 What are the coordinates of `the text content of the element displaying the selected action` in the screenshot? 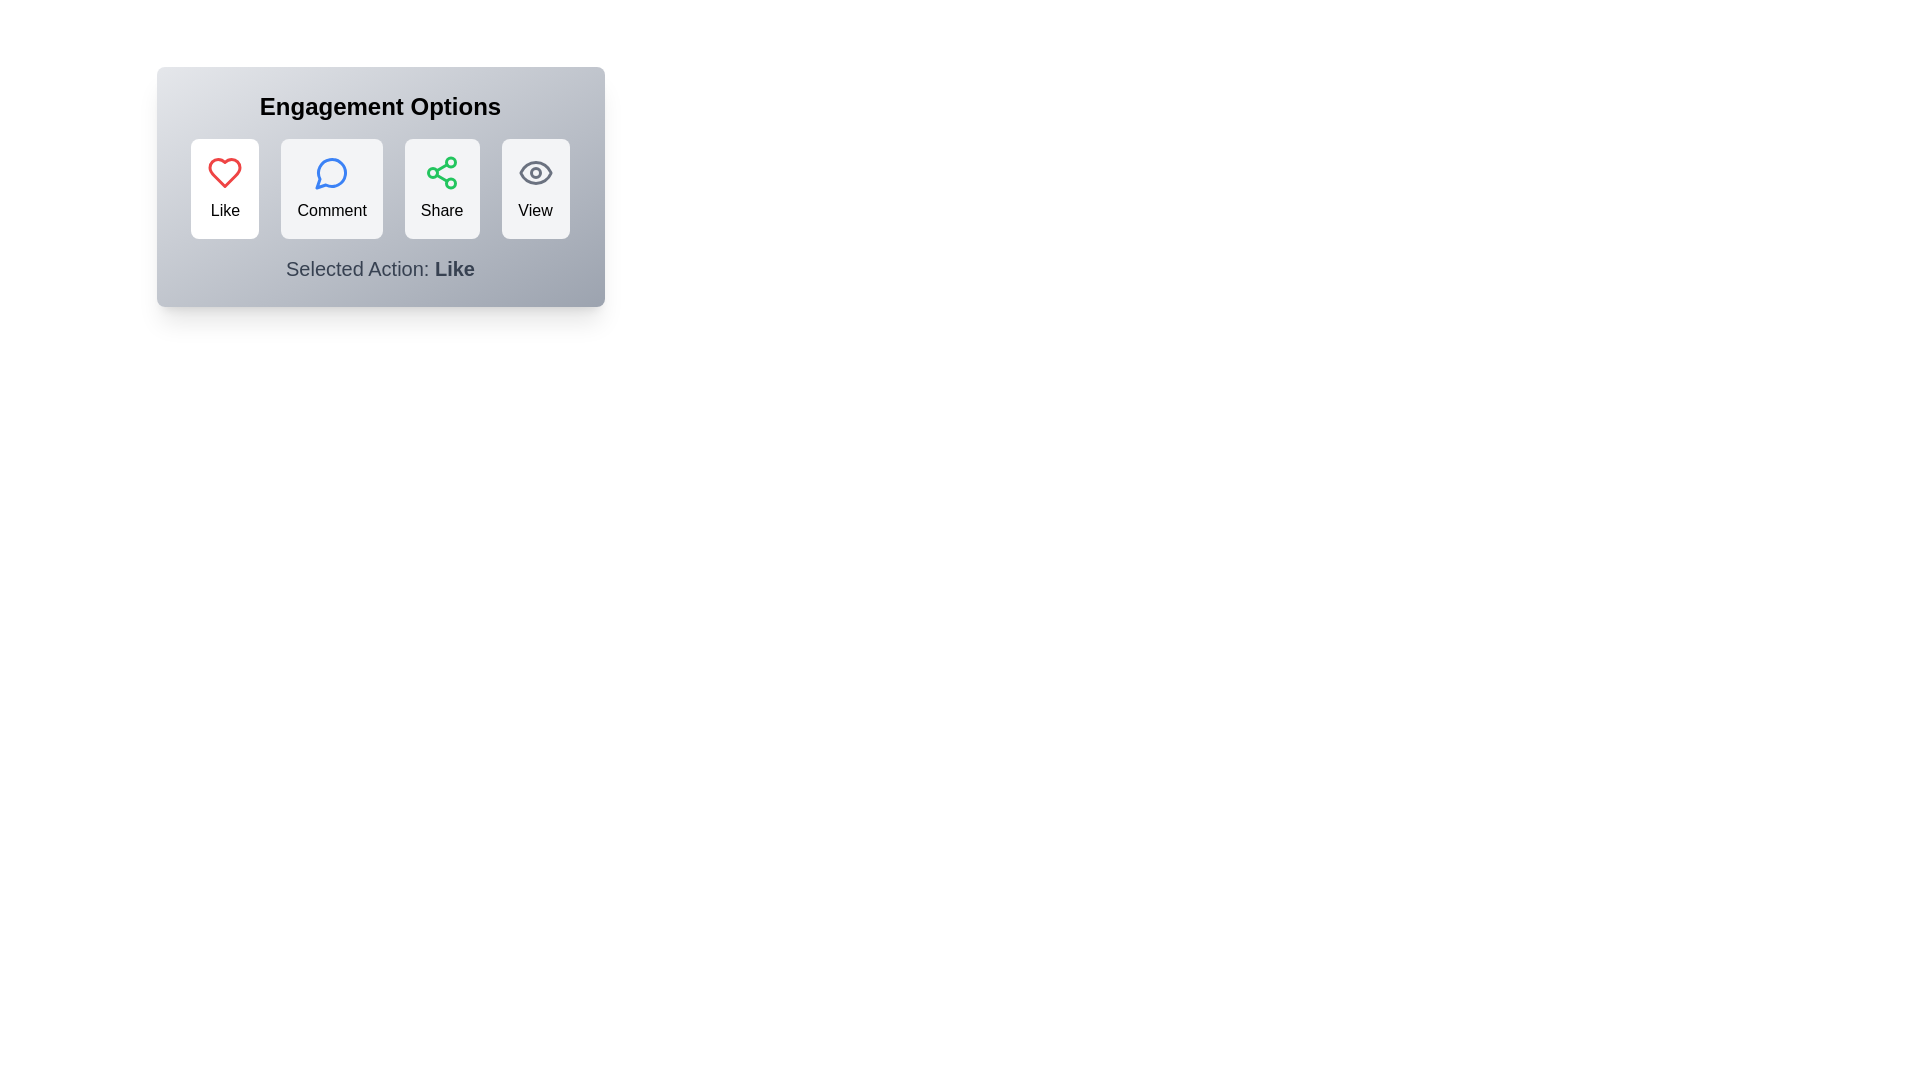 It's located at (380, 268).